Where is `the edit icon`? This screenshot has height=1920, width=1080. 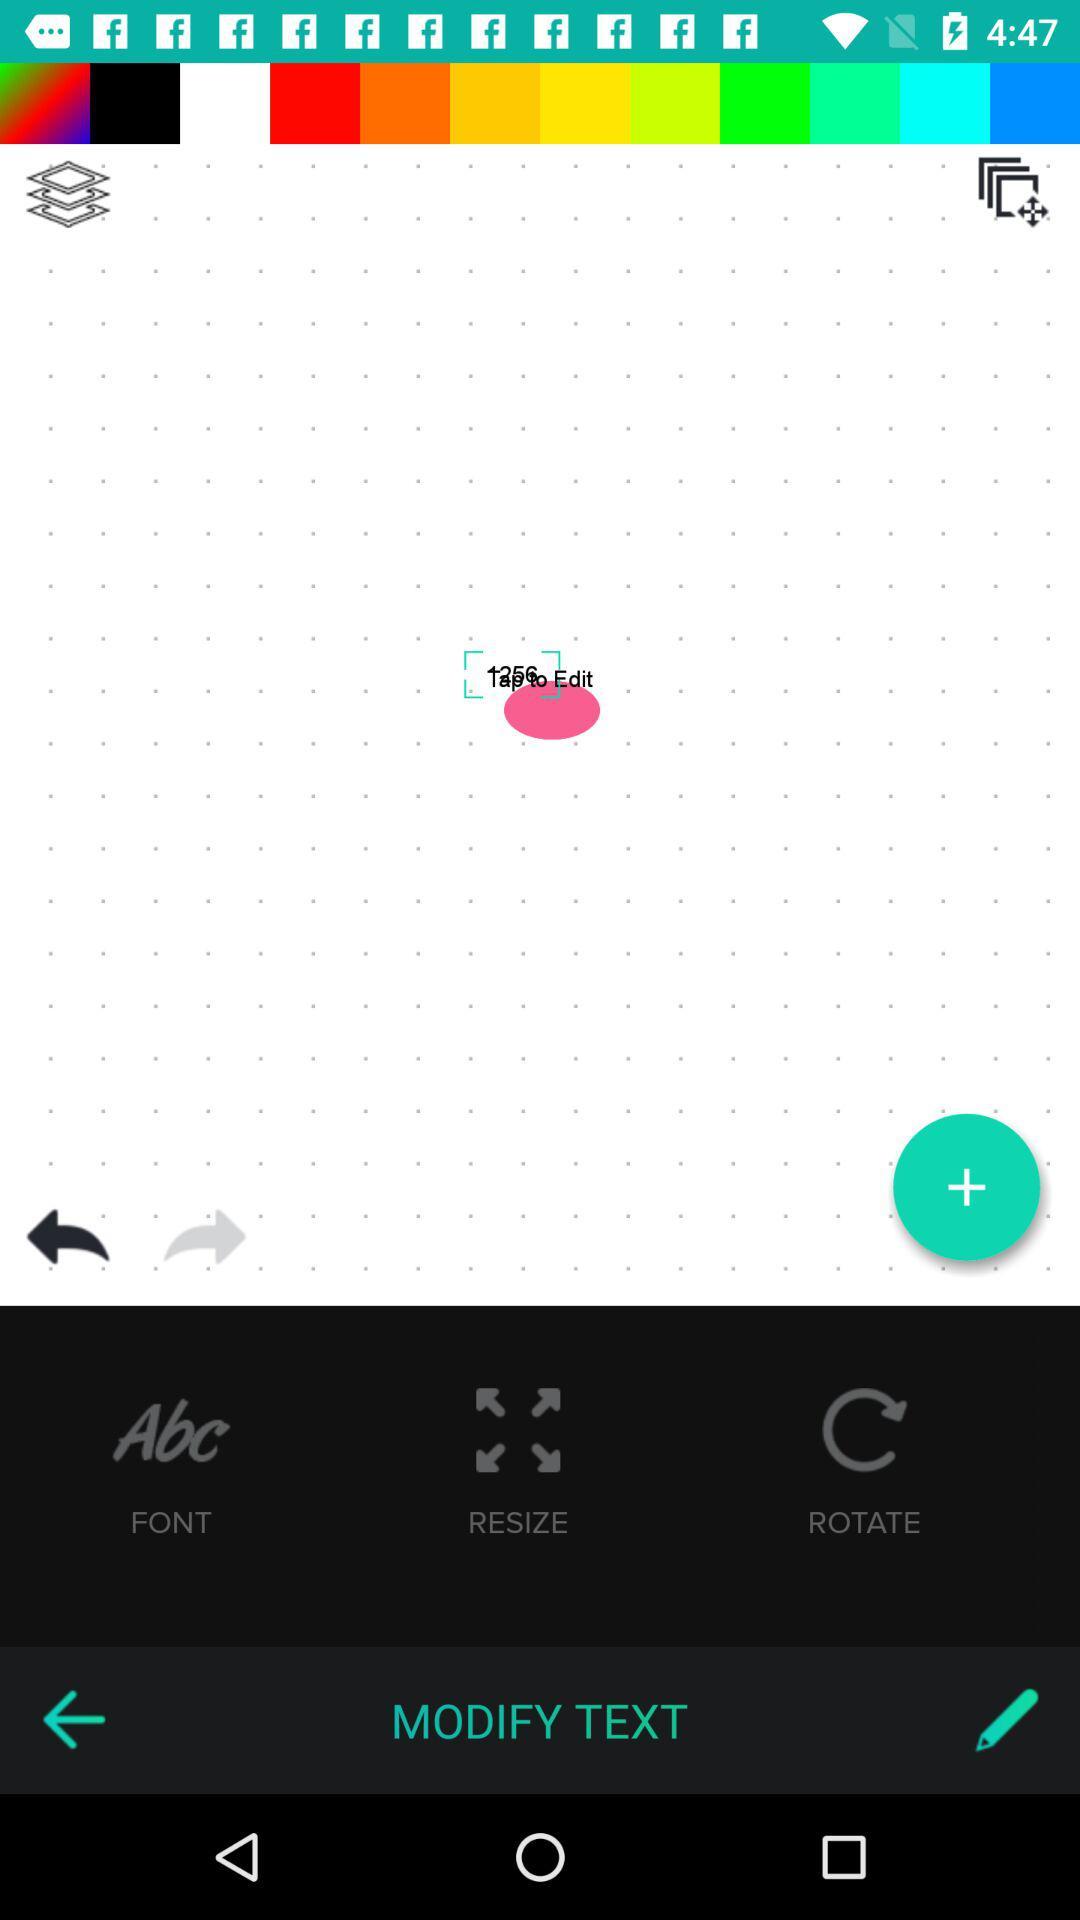 the edit icon is located at coordinates (1006, 1719).